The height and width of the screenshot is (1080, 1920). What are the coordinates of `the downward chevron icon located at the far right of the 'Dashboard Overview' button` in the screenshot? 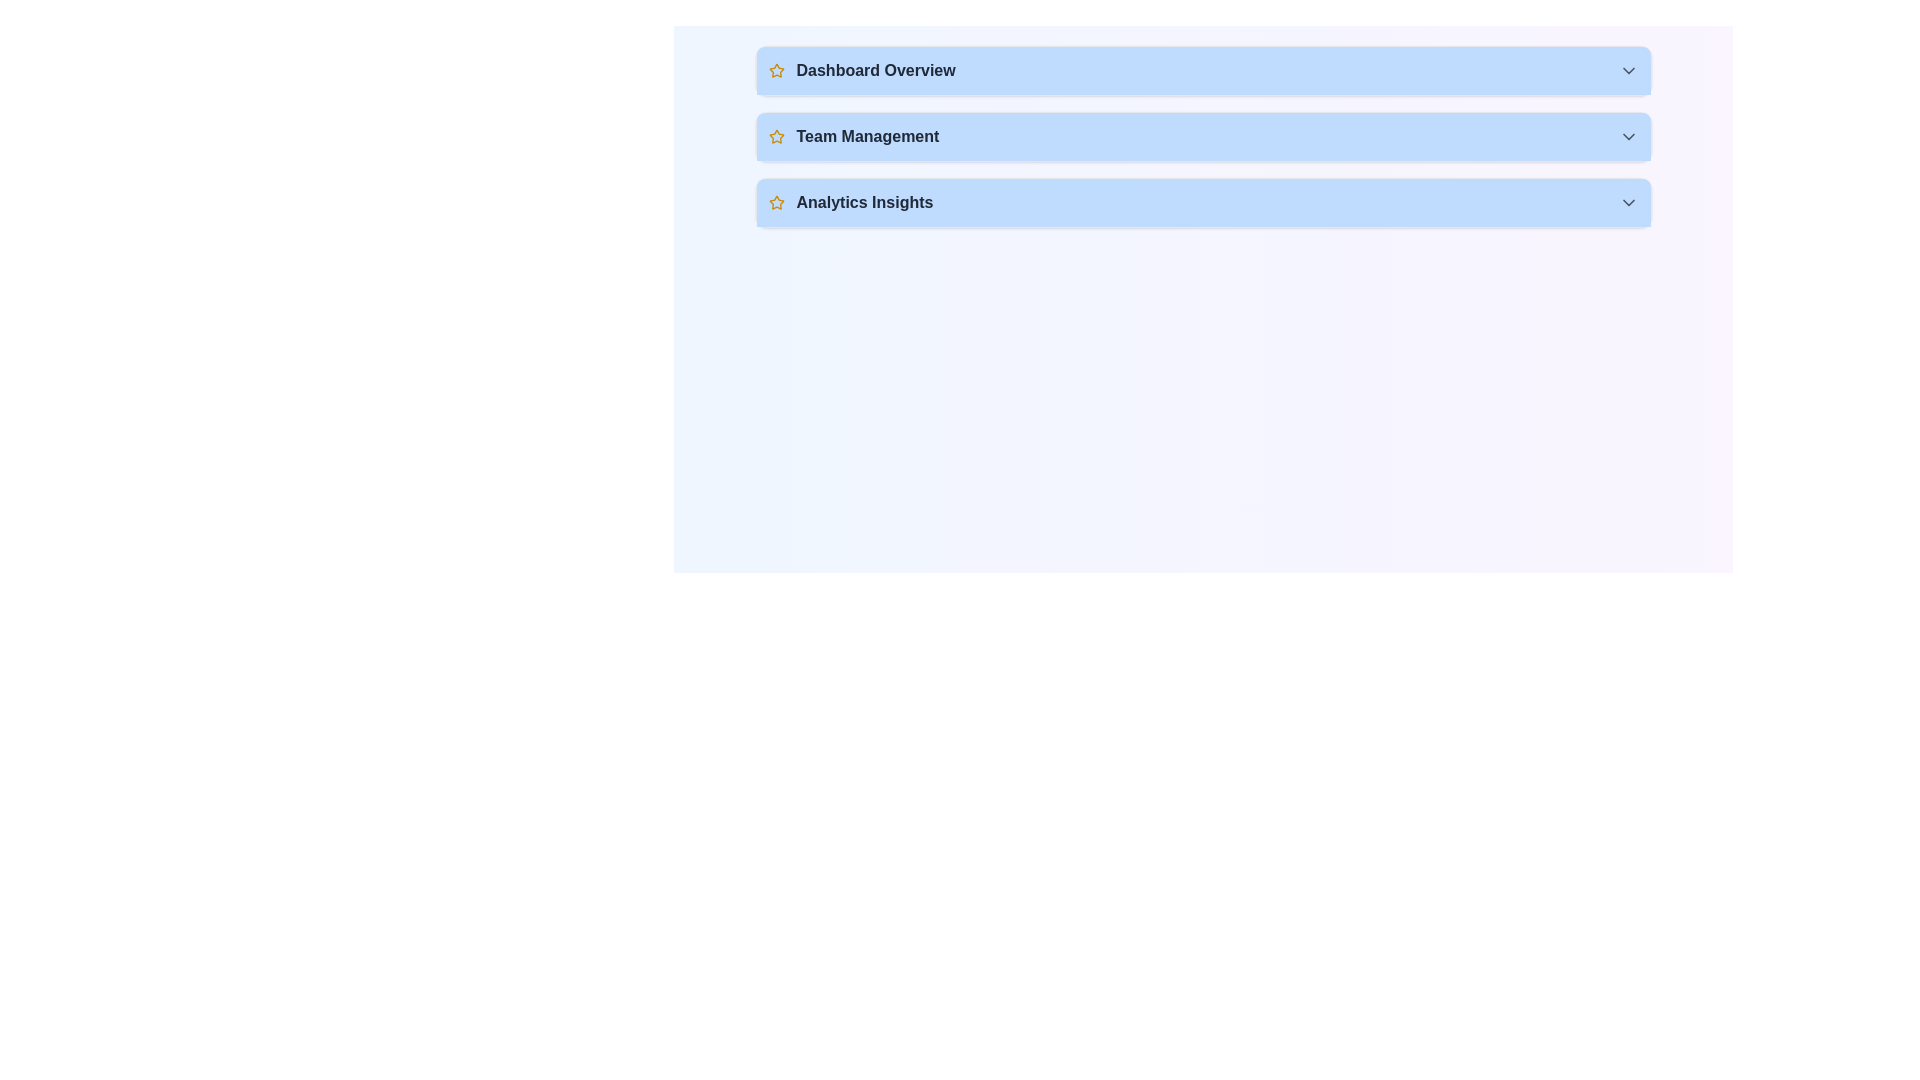 It's located at (1628, 69).